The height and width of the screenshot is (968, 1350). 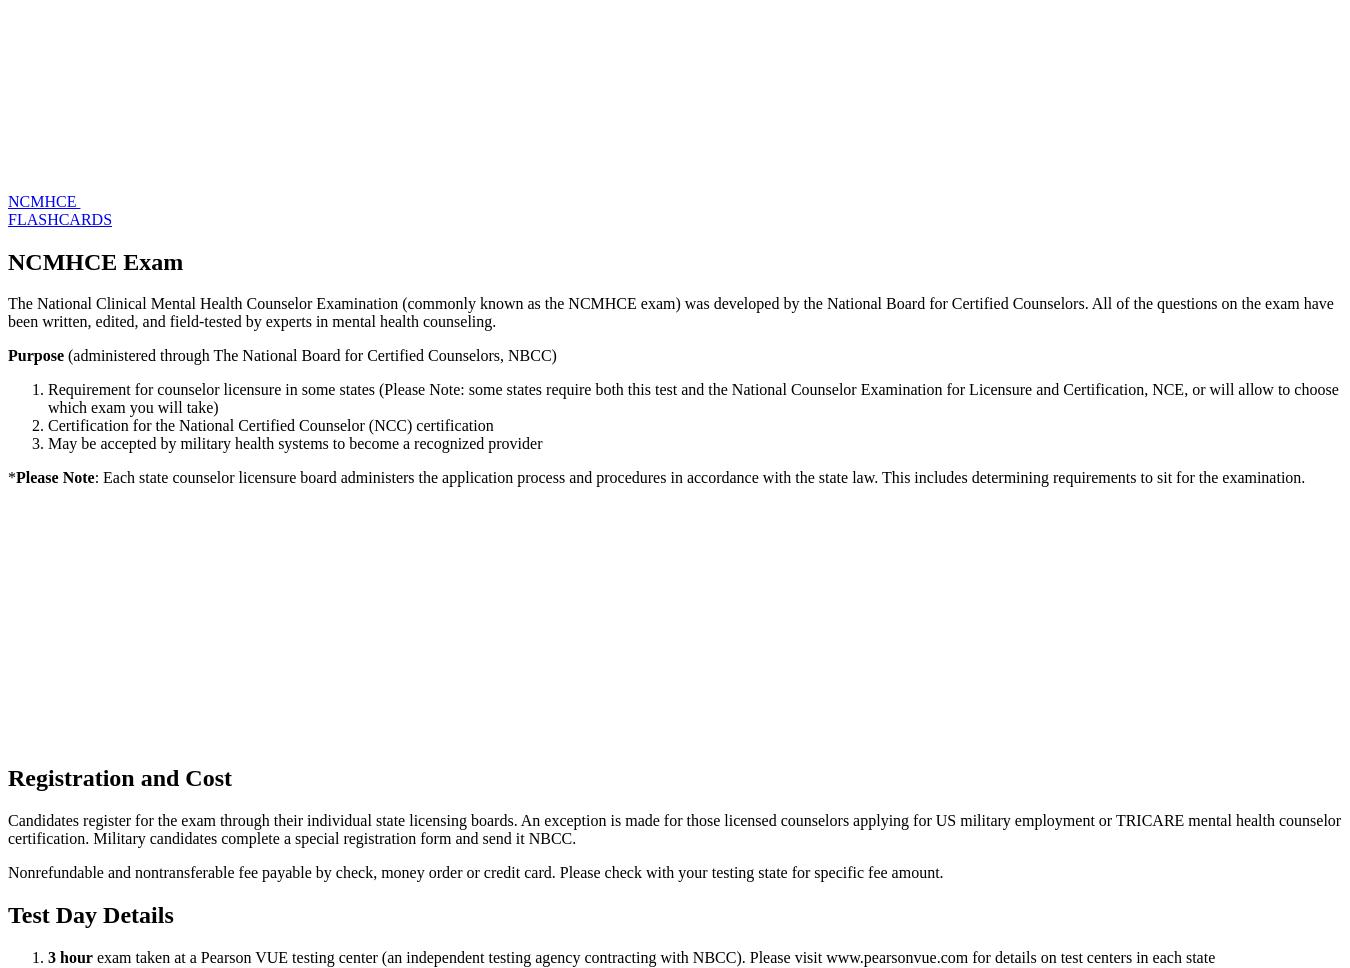 I want to click on 'May be accepted by military health systems to become a recognized provider', so click(x=293, y=443).